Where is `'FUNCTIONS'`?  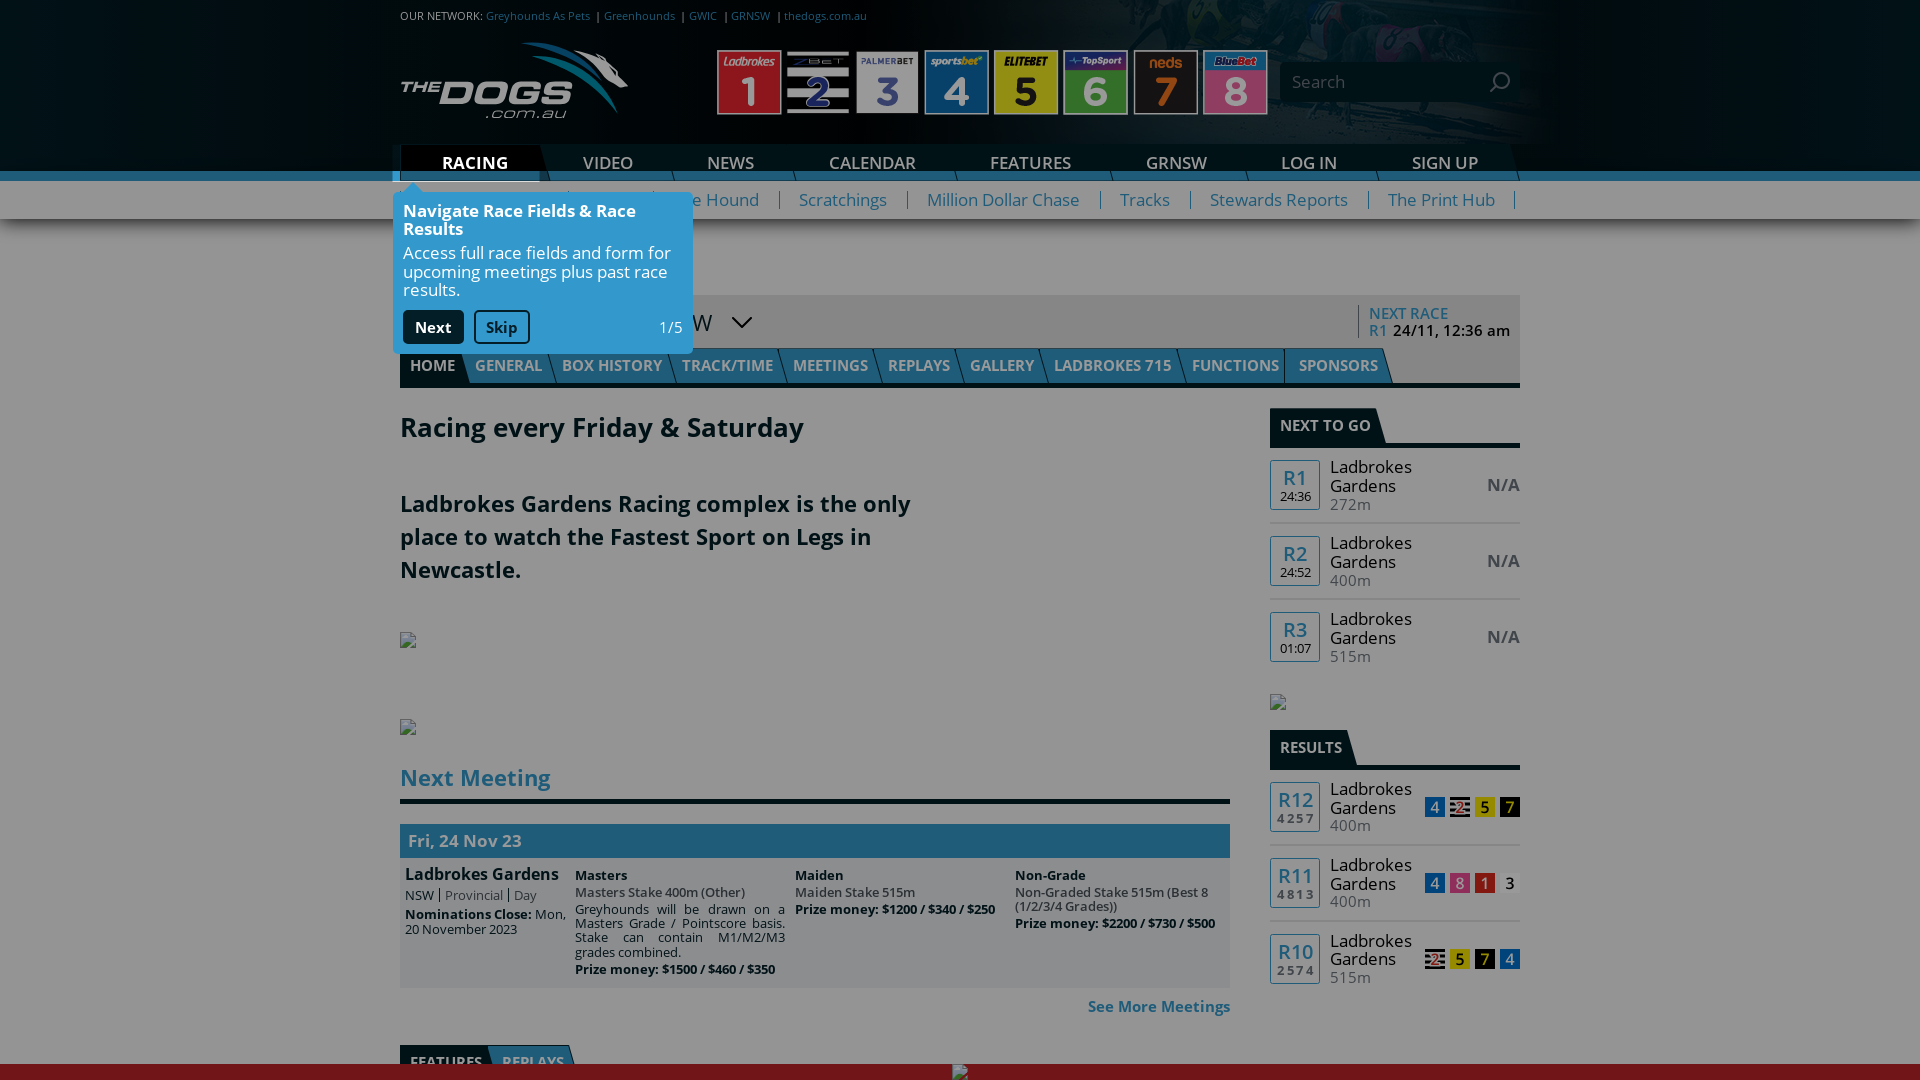
'FUNCTIONS' is located at coordinates (1234, 365).